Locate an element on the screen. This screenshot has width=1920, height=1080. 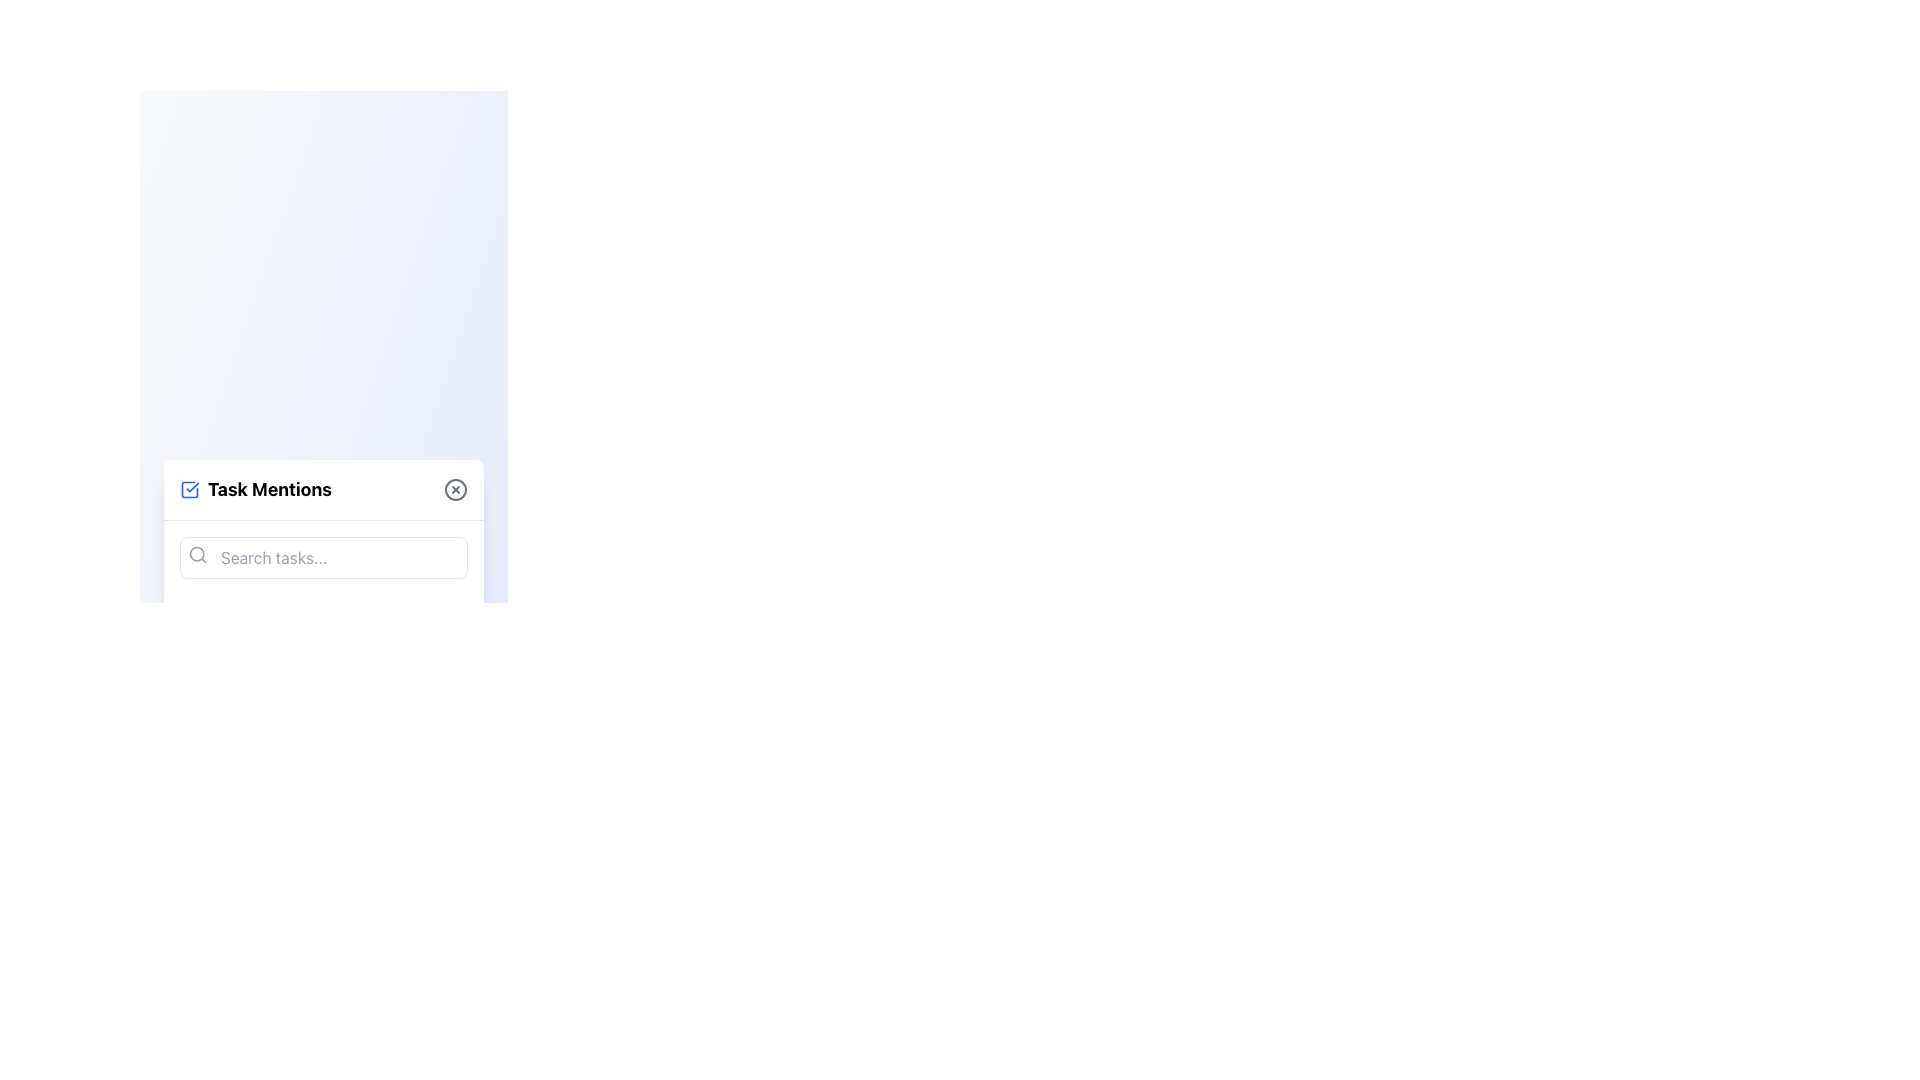
the circular button with a cross icon located in the top-right corner of the 'Task Mentions' panel is located at coordinates (455, 489).